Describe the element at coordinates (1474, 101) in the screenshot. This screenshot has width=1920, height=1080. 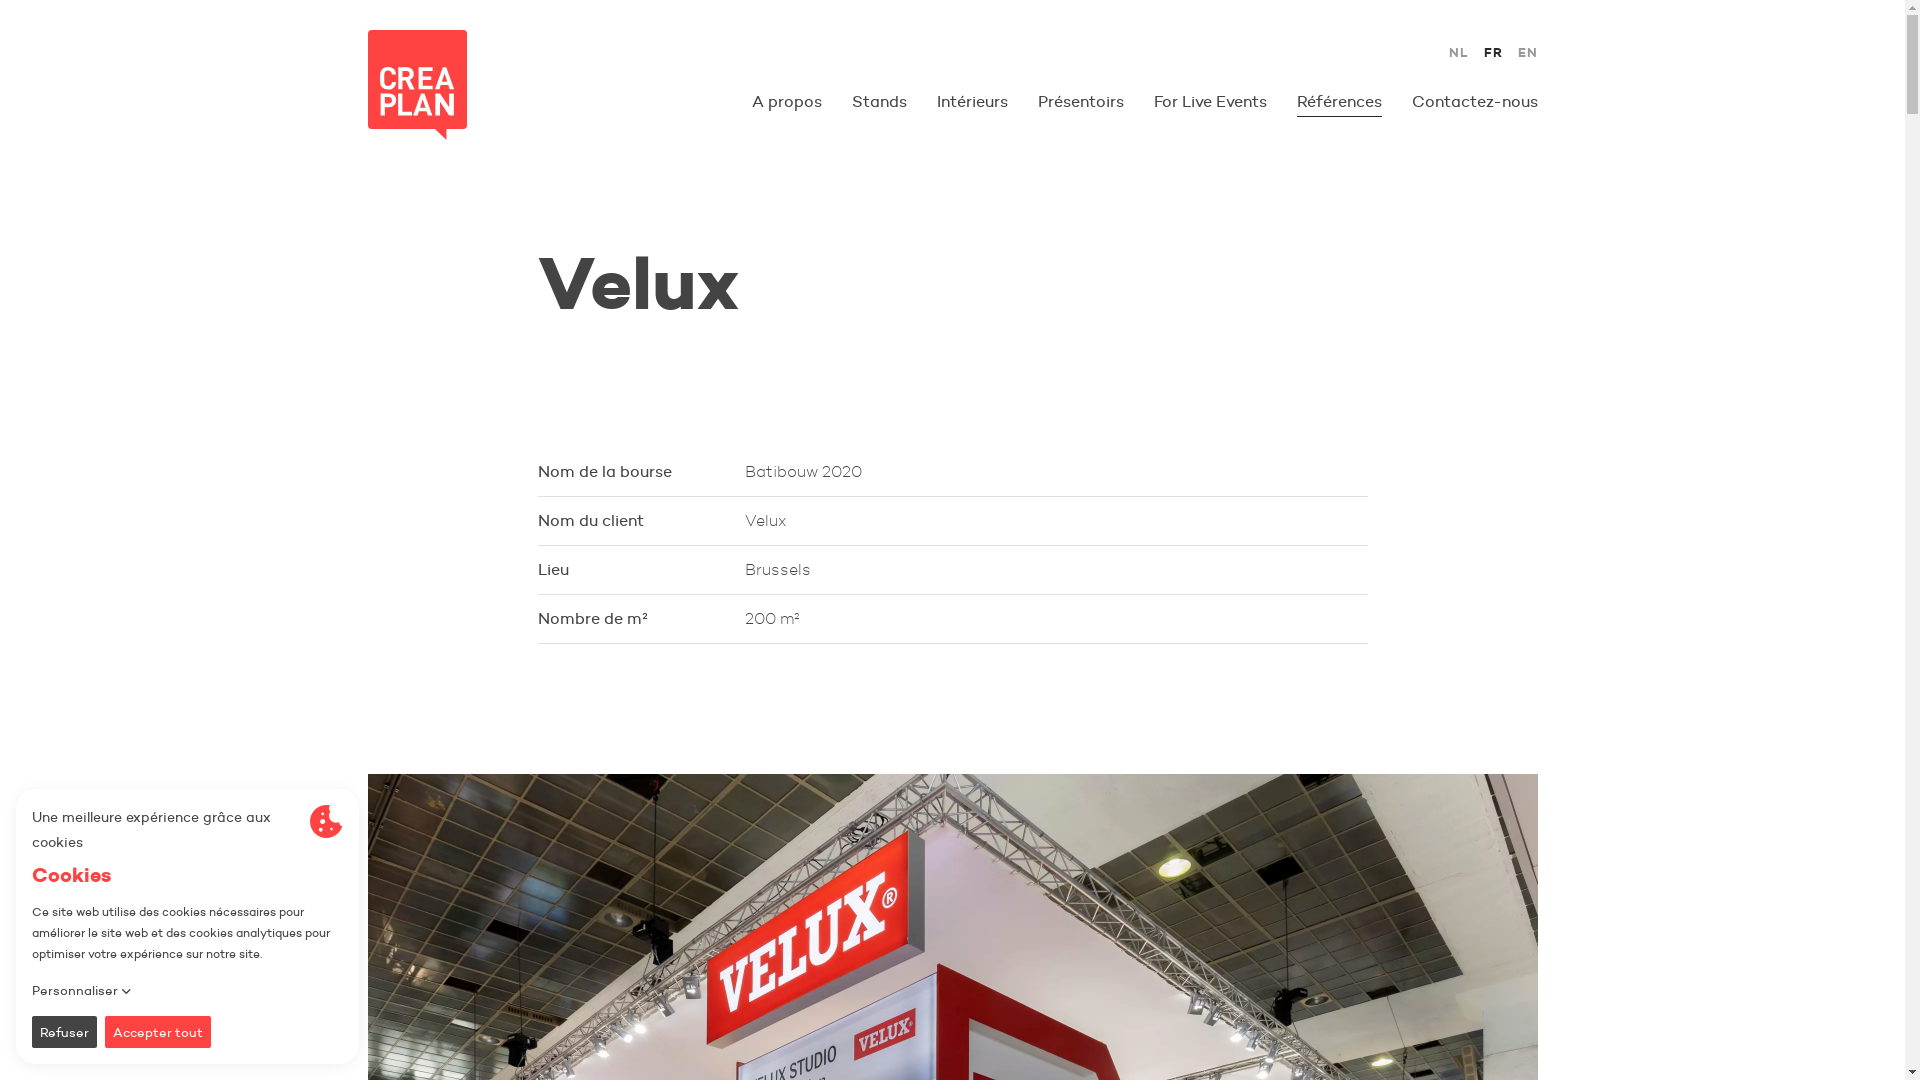
I see `'Contactez-nous'` at that location.